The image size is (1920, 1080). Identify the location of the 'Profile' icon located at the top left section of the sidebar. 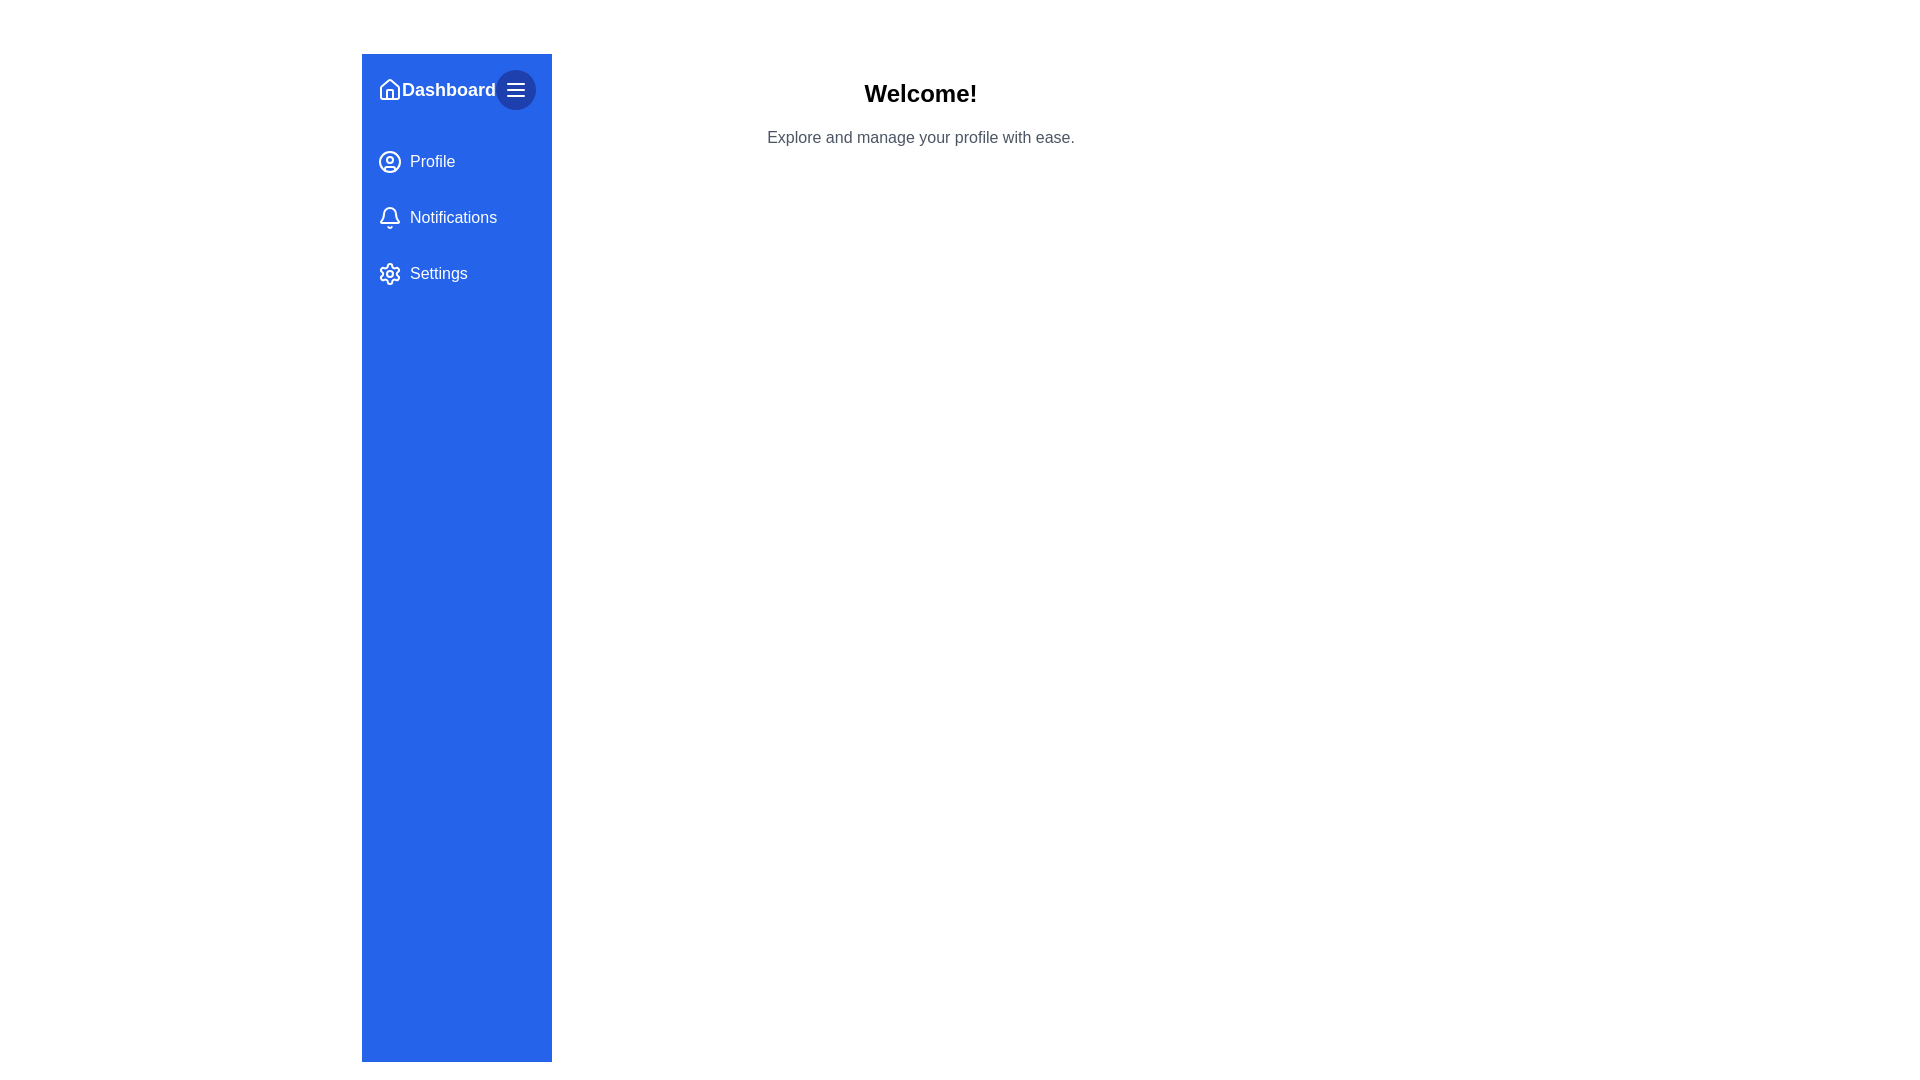
(389, 161).